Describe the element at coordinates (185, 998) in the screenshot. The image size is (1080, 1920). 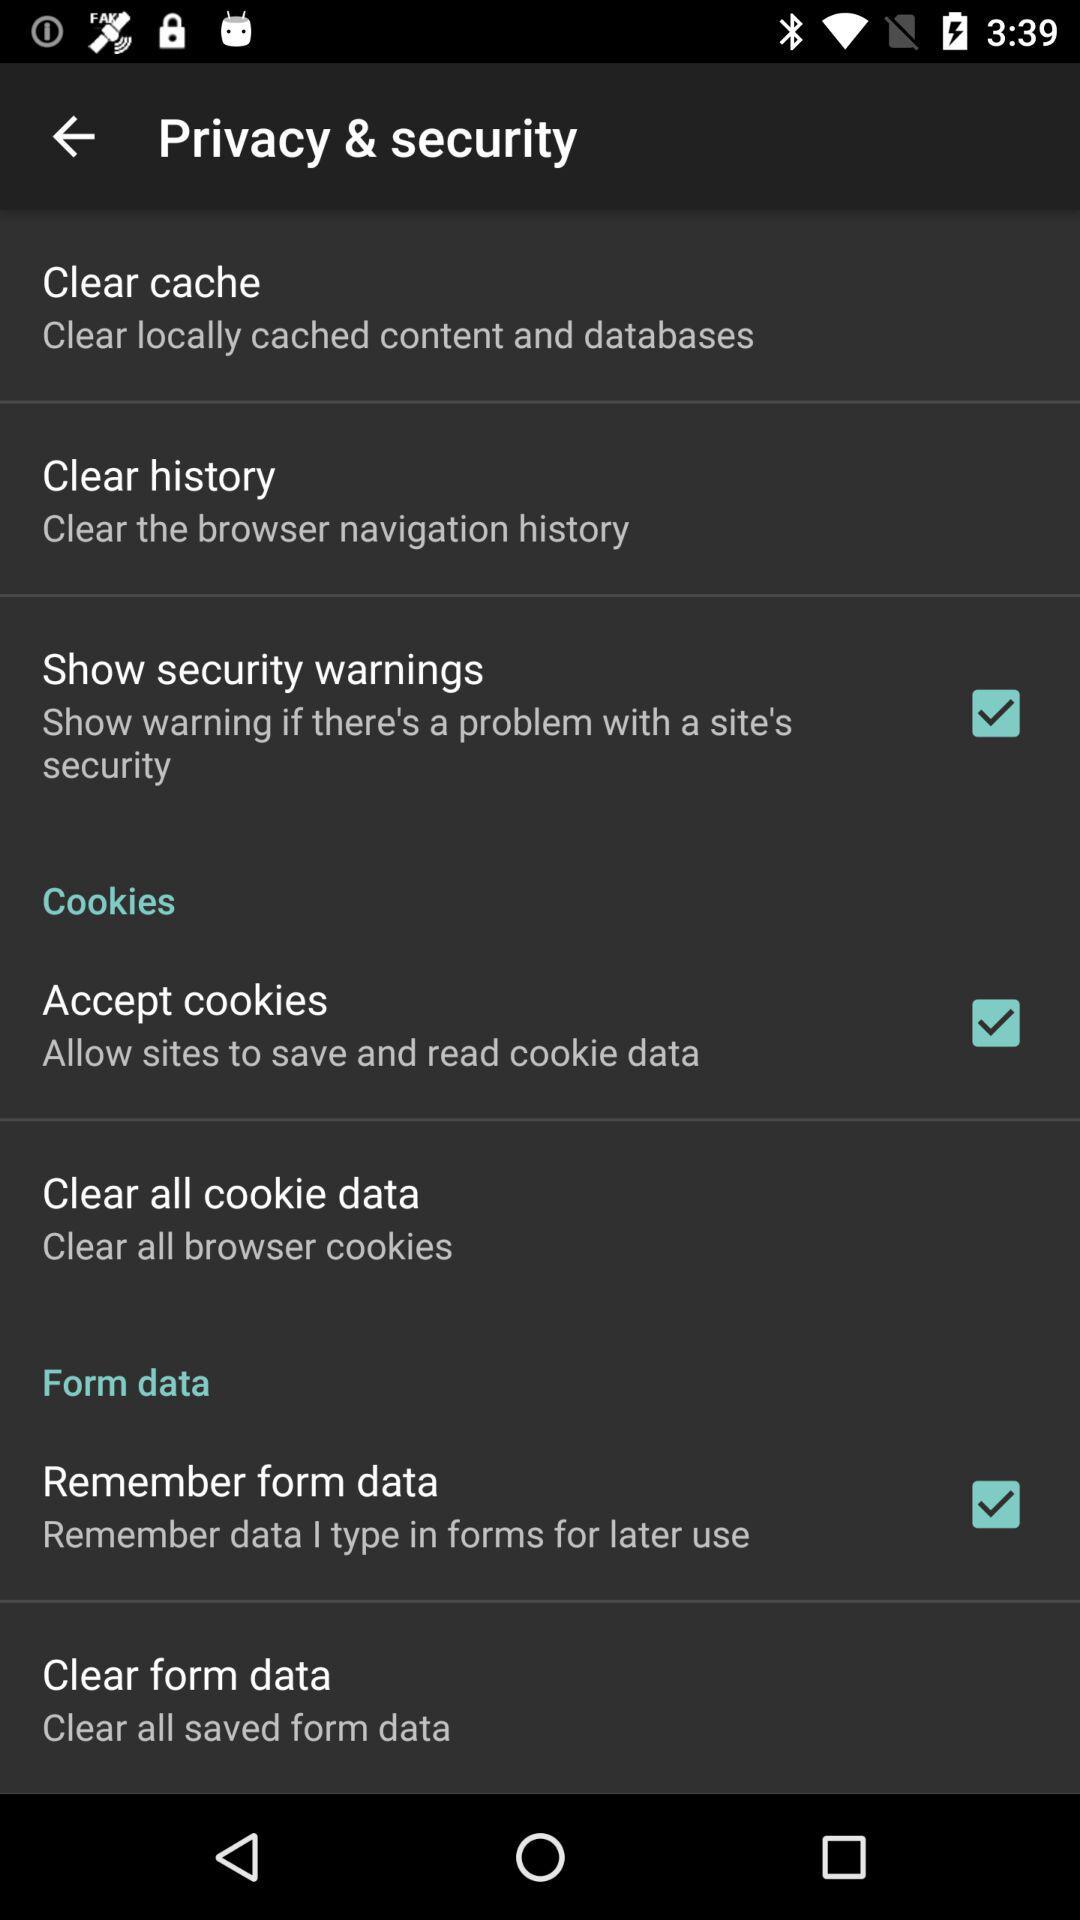
I see `the icon above the allow sites to` at that location.